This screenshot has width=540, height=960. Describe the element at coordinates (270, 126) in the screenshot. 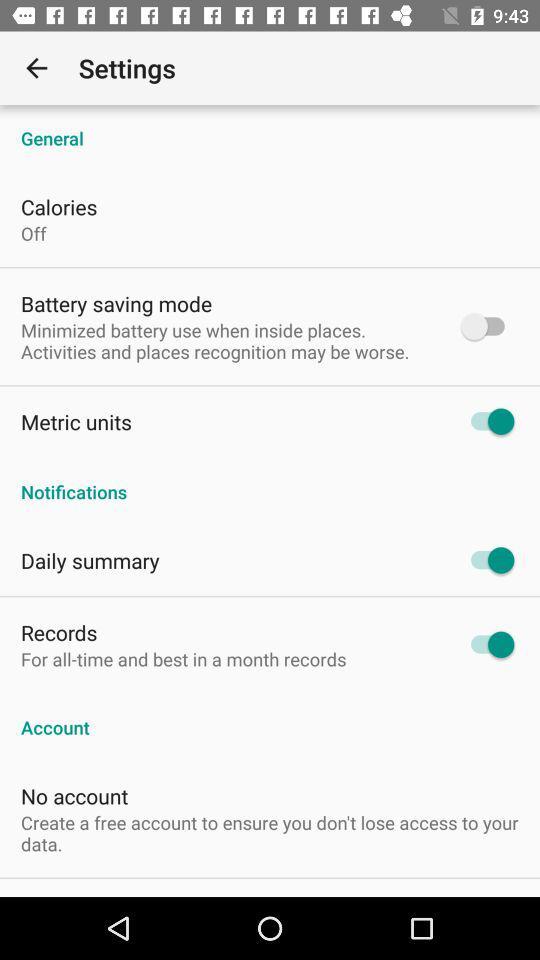

I see `the item above the calories item` at that location.